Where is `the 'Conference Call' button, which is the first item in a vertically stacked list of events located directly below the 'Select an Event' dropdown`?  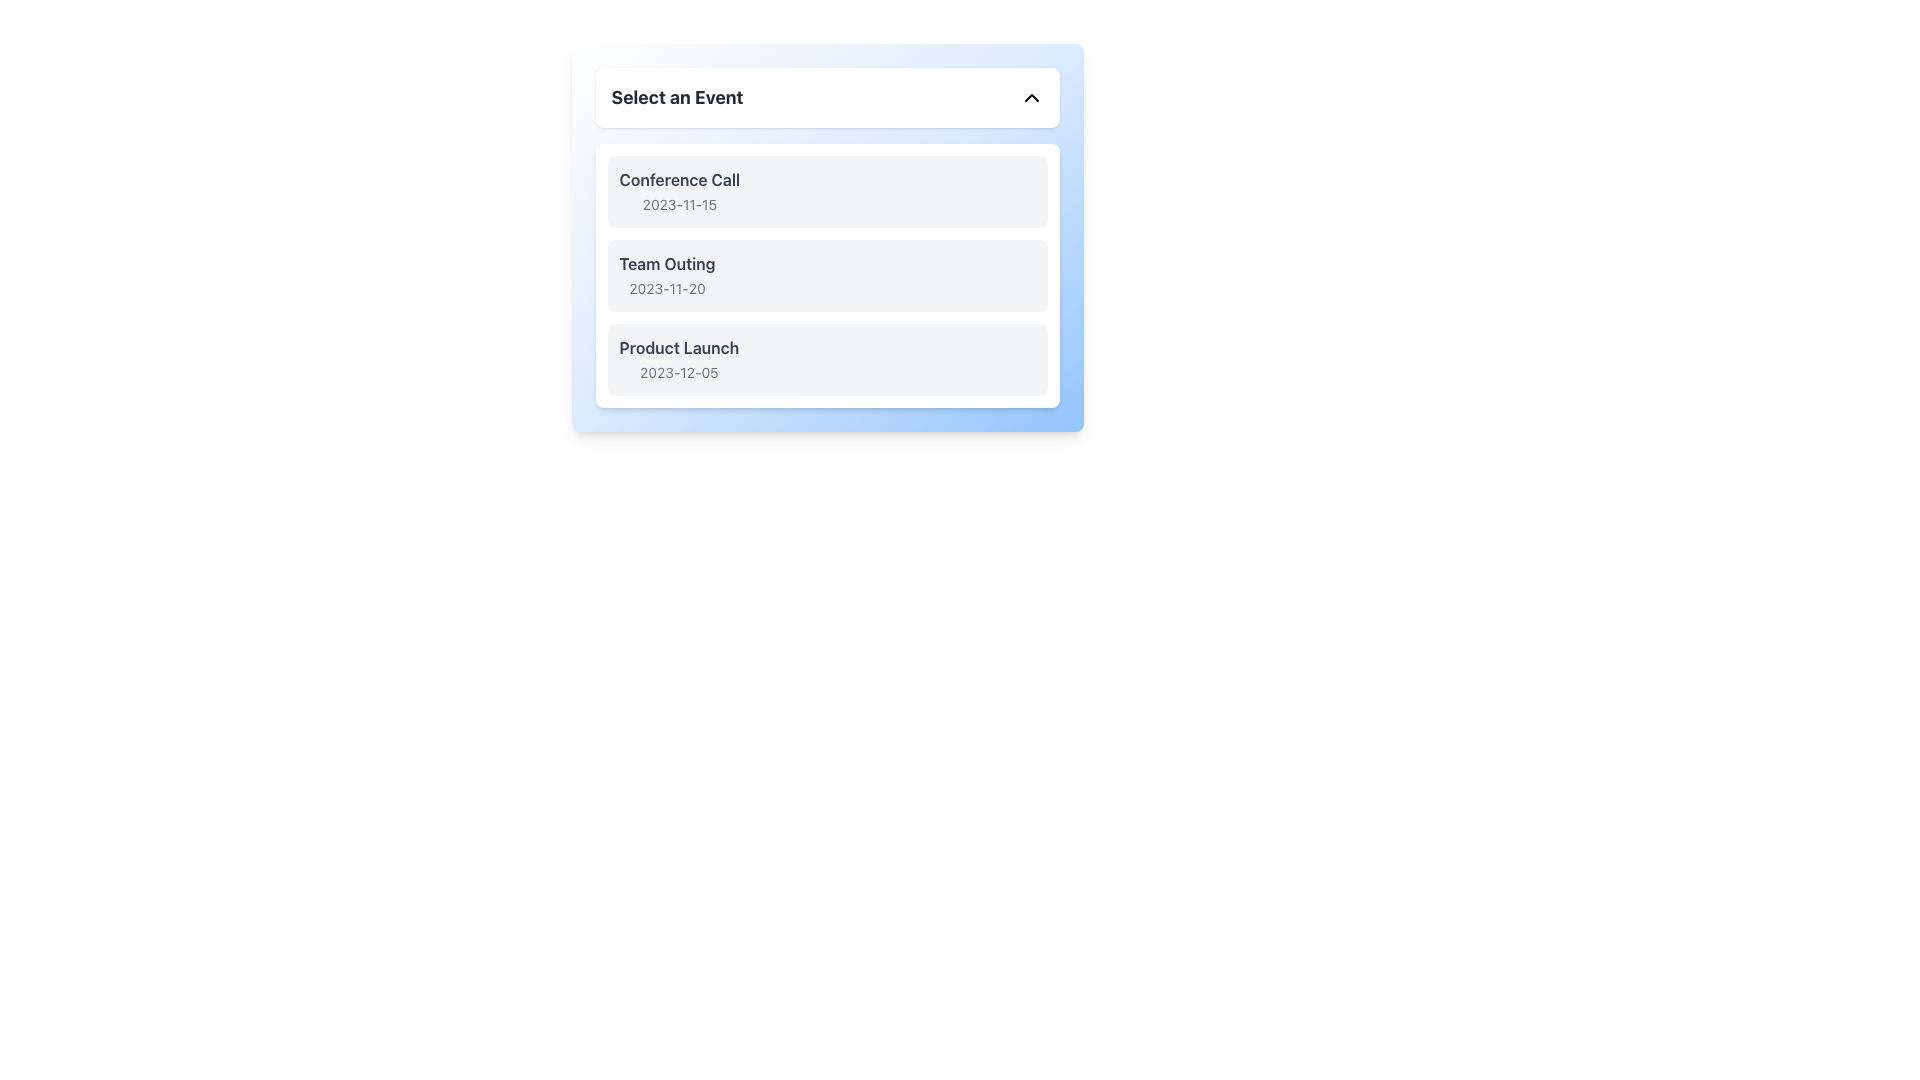
the 'Conference Call' button, which is the first item in a vertically stacked list of events located directly below the 'Select an Event' dropdown is located at coordinates (827, 192).